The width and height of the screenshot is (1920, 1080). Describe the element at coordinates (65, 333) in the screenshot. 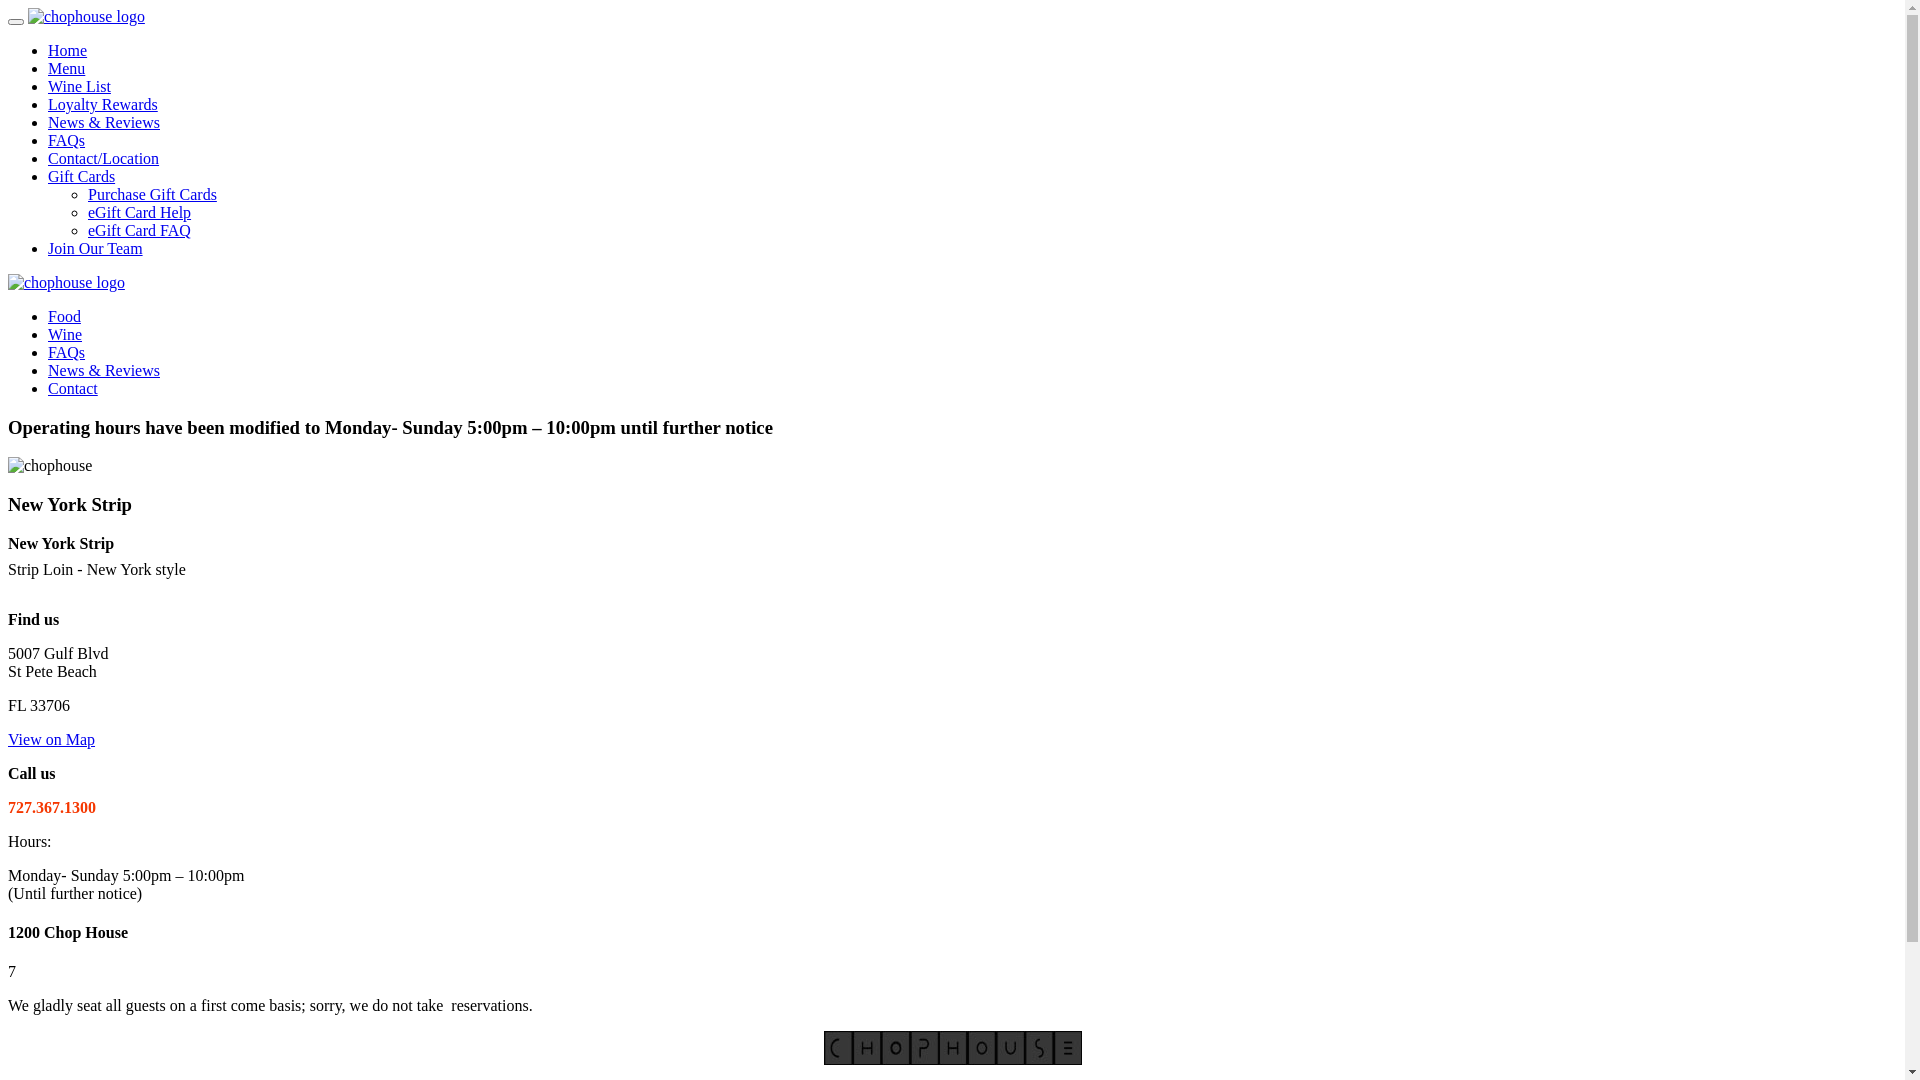

I see `'Wine'` at that location.